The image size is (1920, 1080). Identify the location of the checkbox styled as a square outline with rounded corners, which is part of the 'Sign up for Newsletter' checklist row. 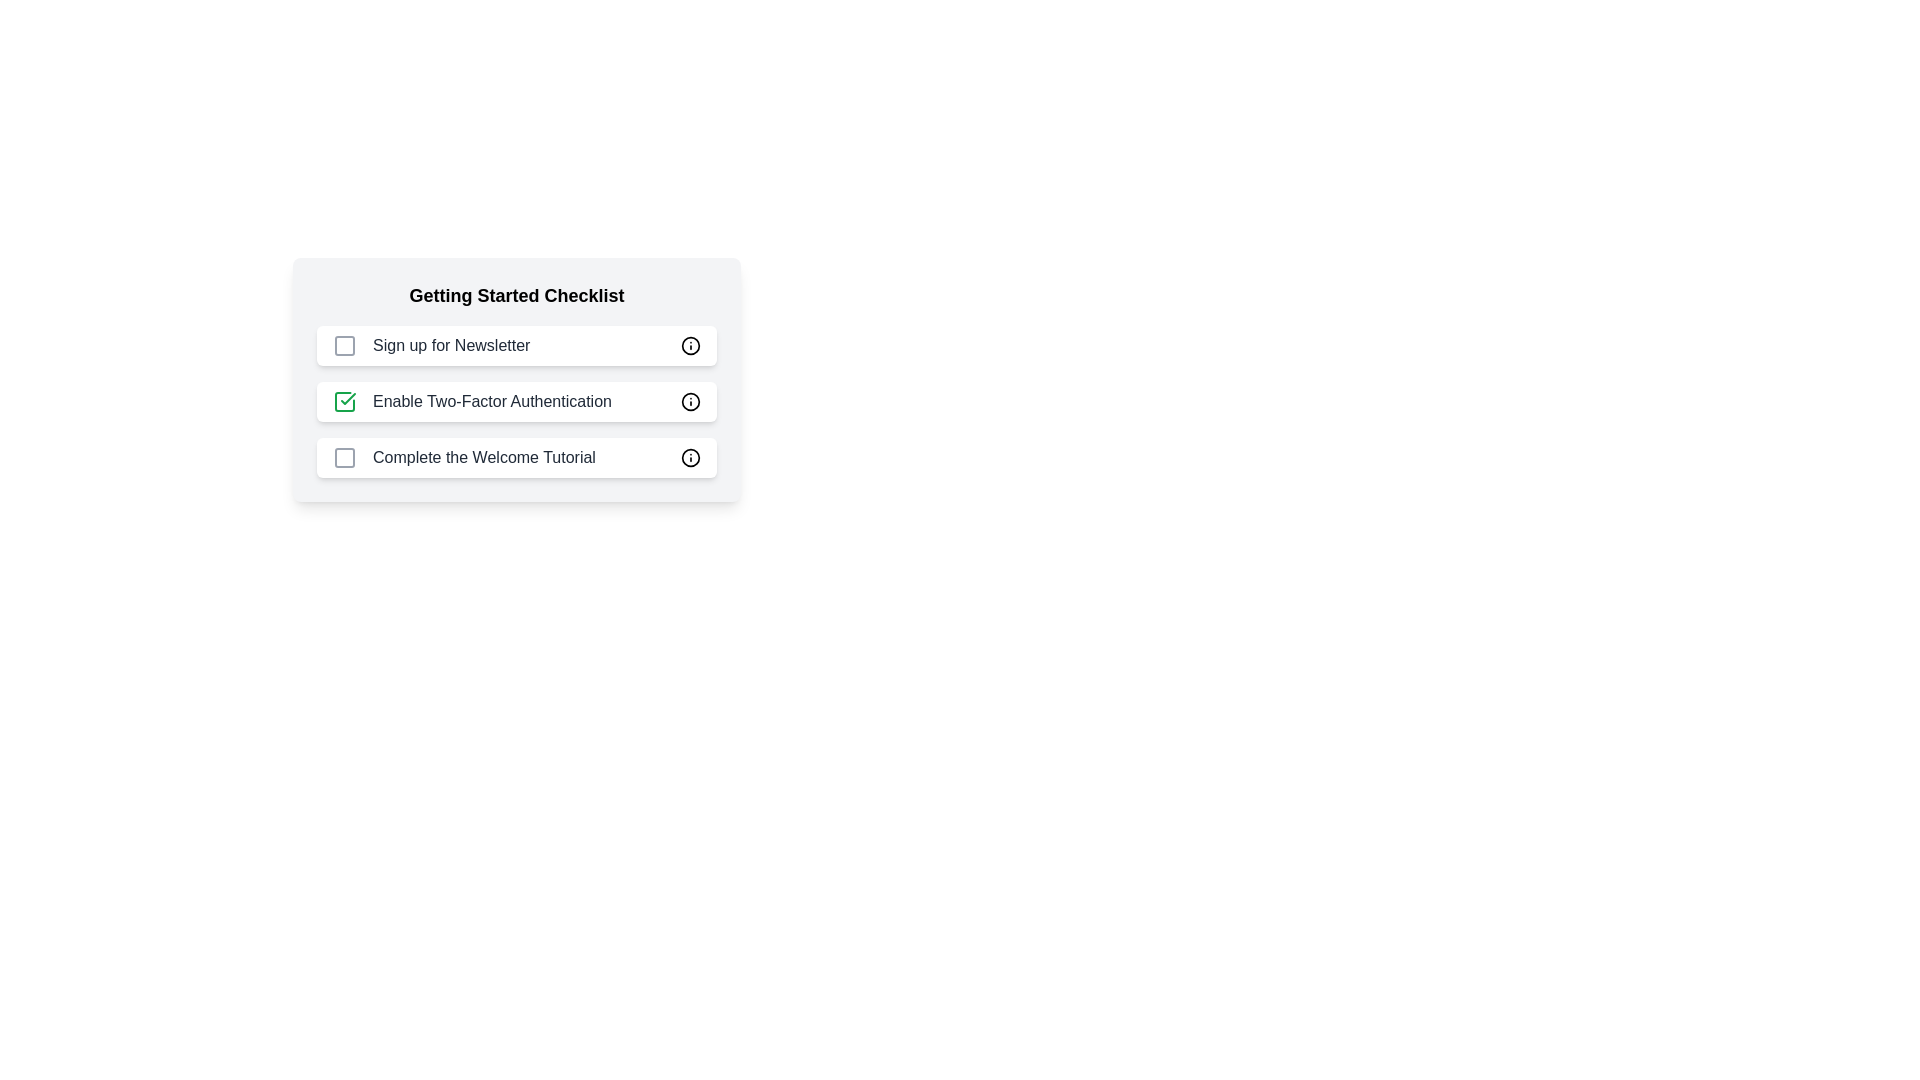
(345, 345).